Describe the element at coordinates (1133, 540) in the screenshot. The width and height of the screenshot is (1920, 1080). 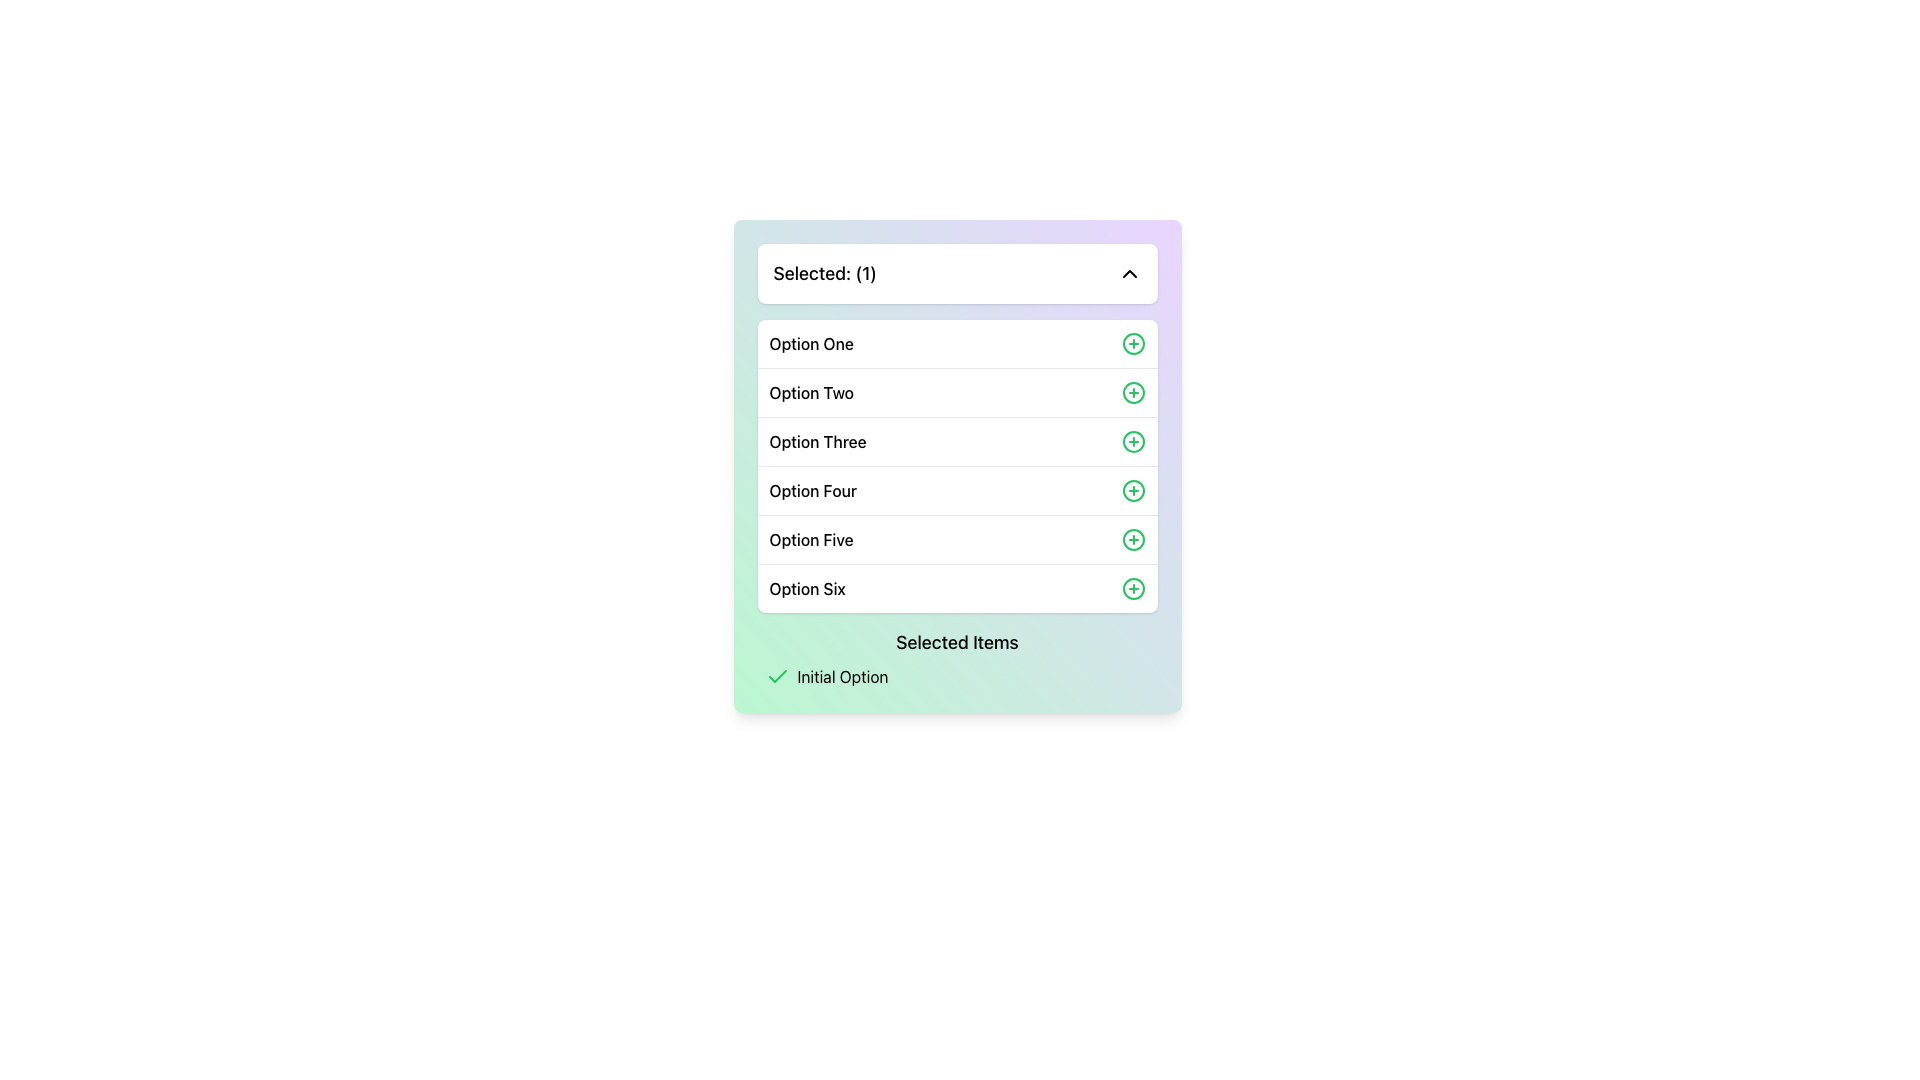
I see `the icon button` at that location.